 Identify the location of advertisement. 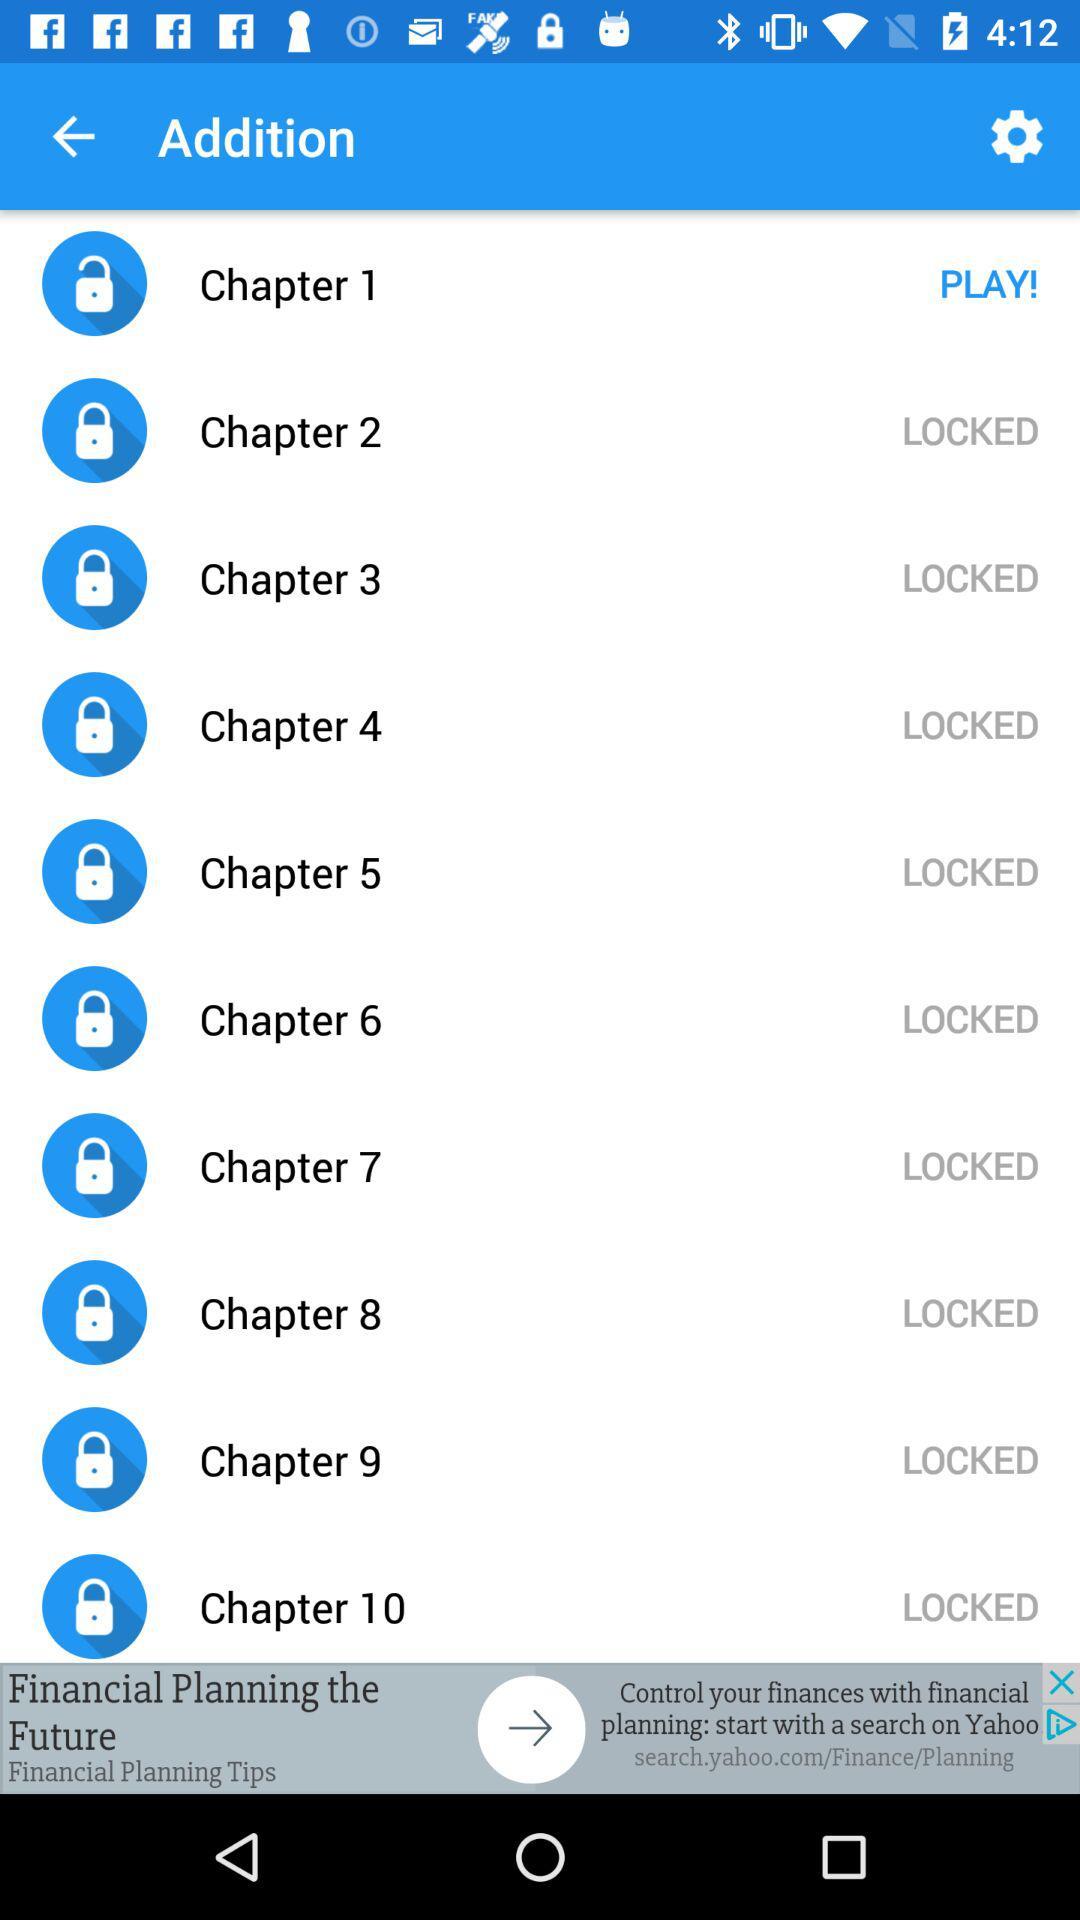
(540, 1727).